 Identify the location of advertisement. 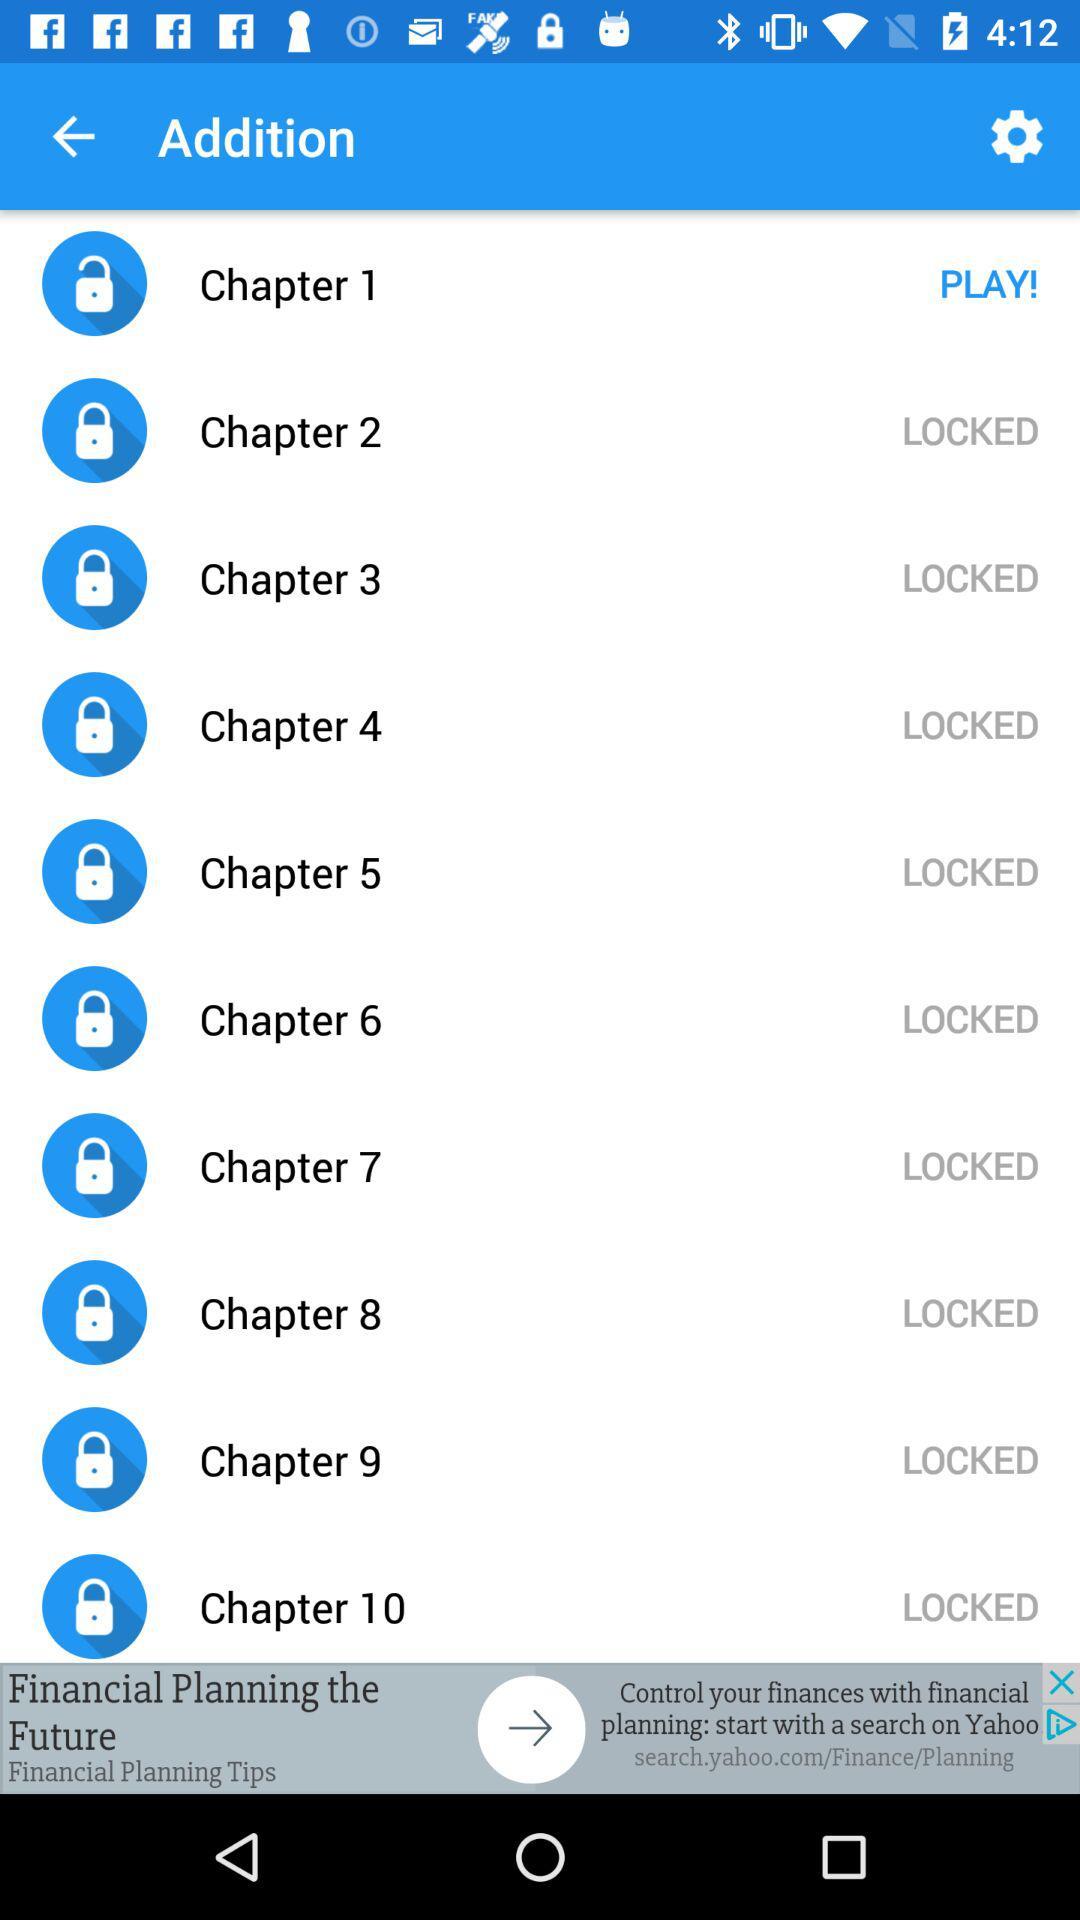
(540, 1727).